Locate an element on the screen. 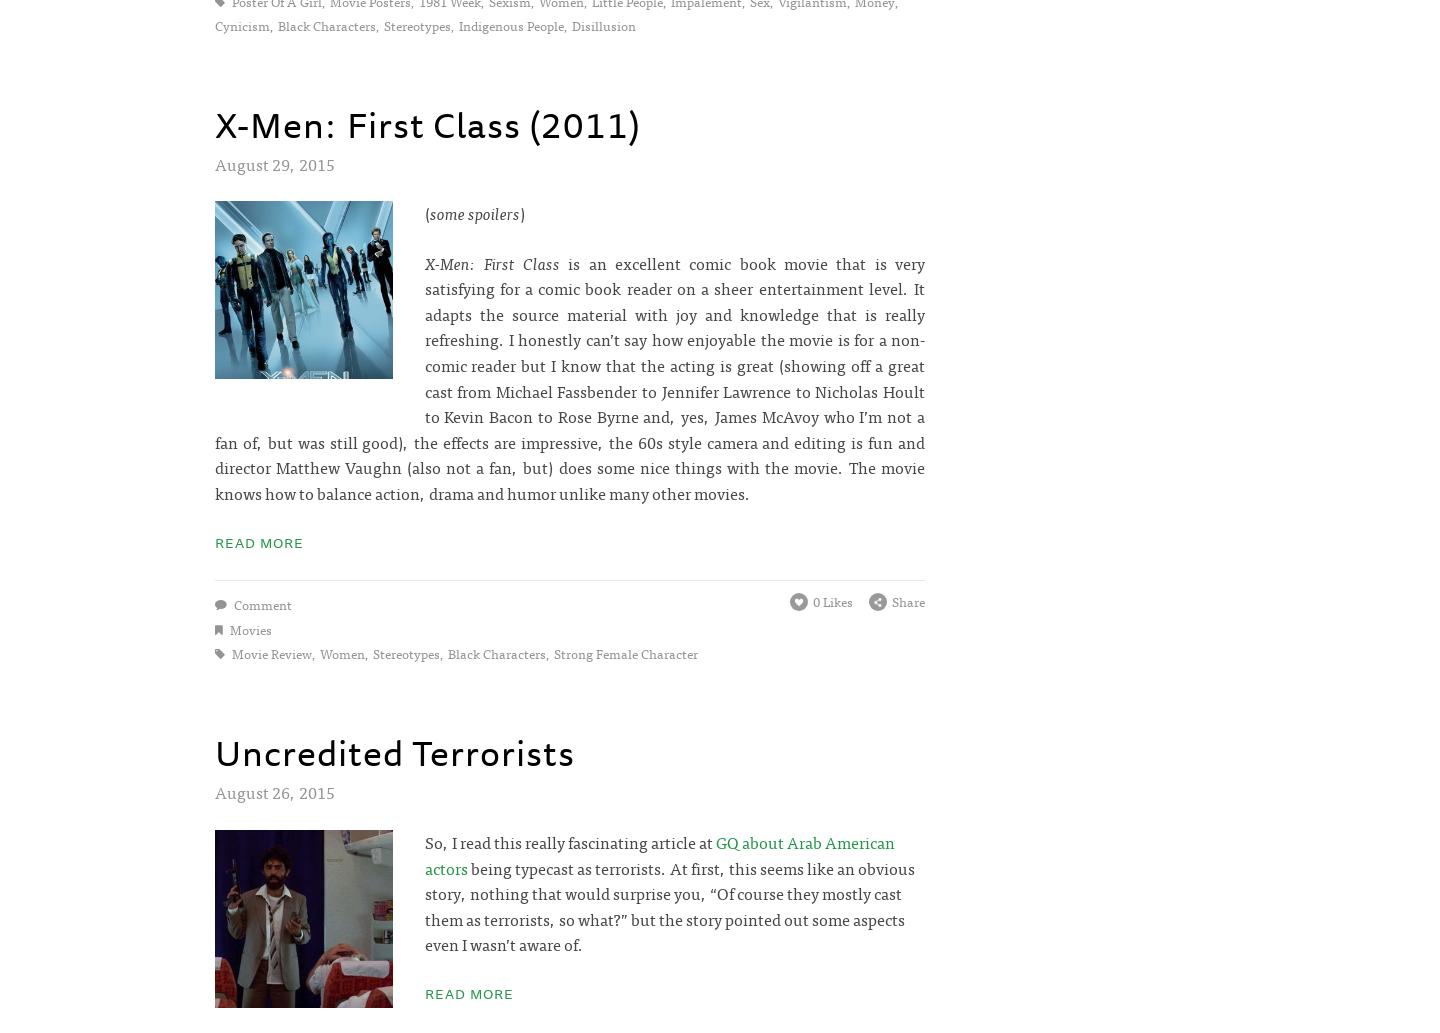 The image size is (1440, 1033). 'movies' is located at coordinates (248, 627).